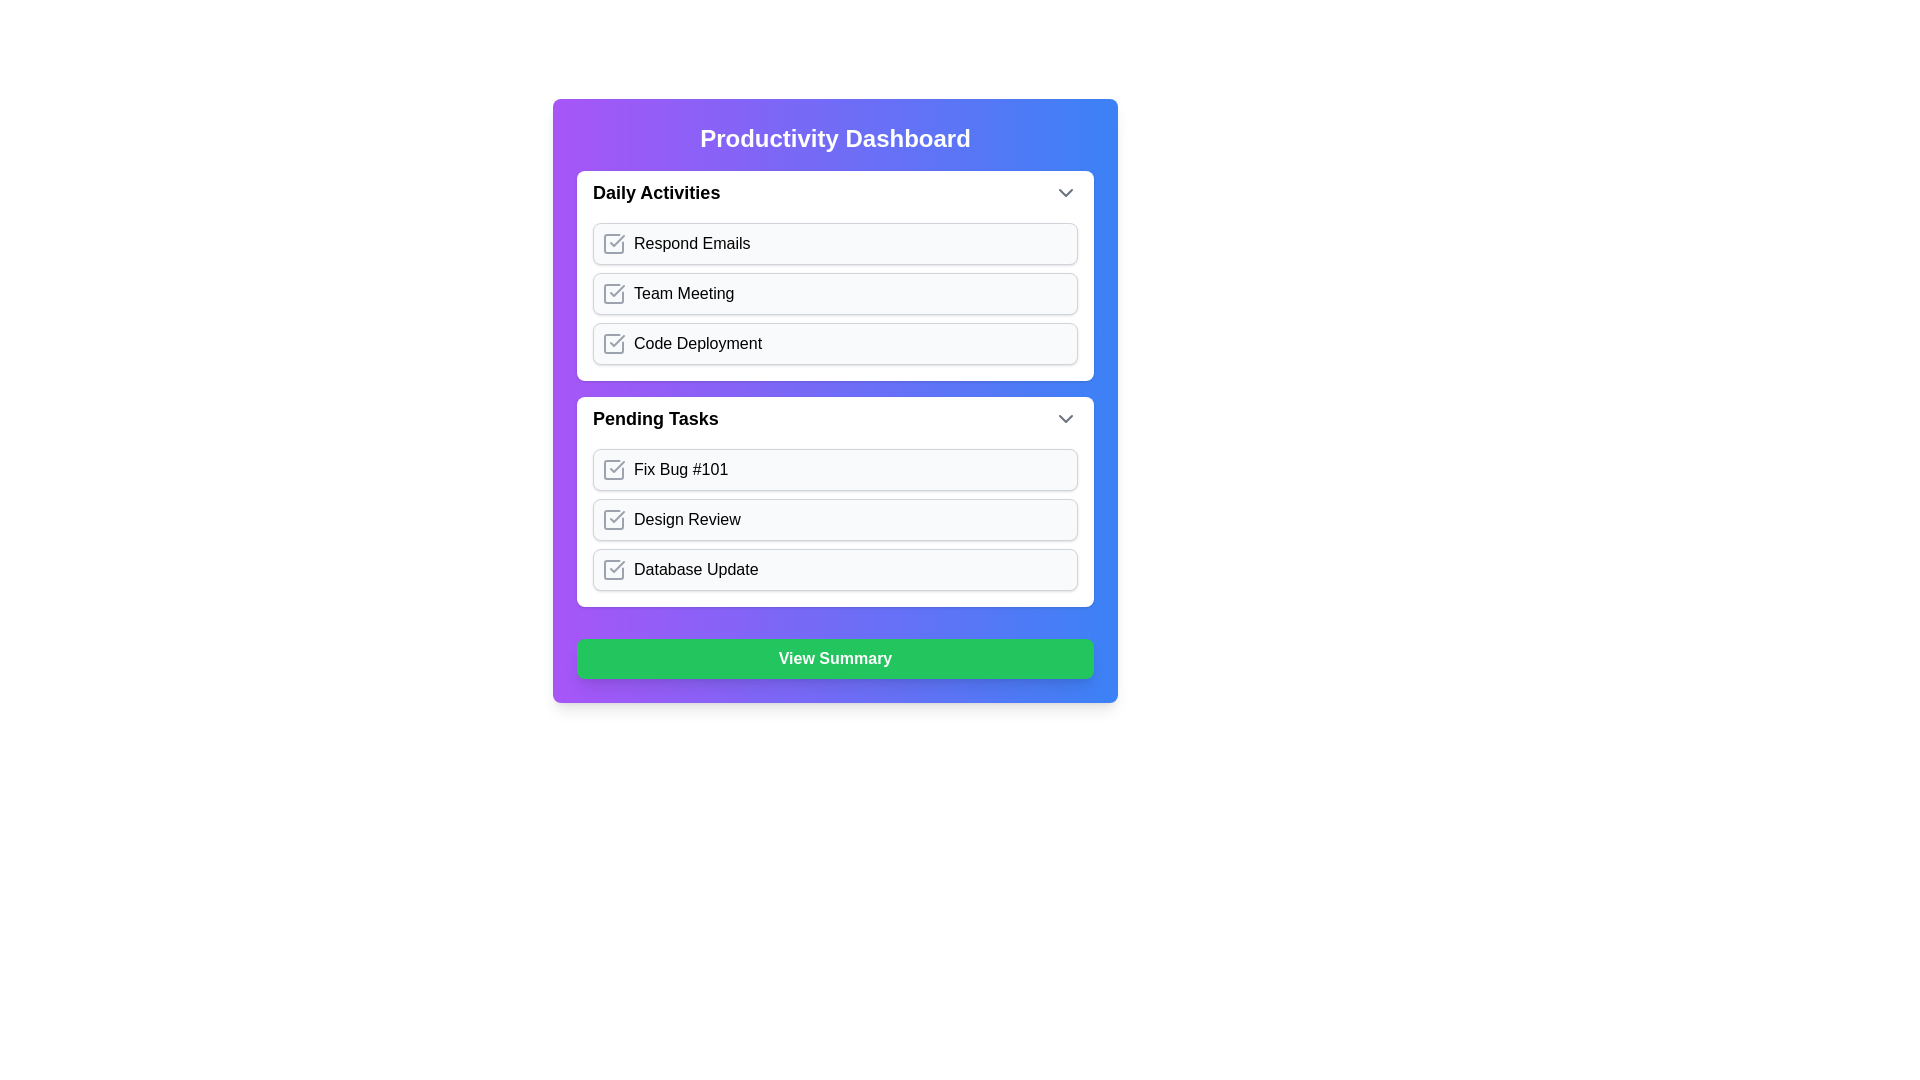 The width and height of the screenshot is (1920, 1080). What do you see at coordinates (613, 293) in the screenshot?
I see `the Checkbox icon next to the 'Team Meeting' list item in the 'Daily Activities' section` at bounding box center [613, 293].